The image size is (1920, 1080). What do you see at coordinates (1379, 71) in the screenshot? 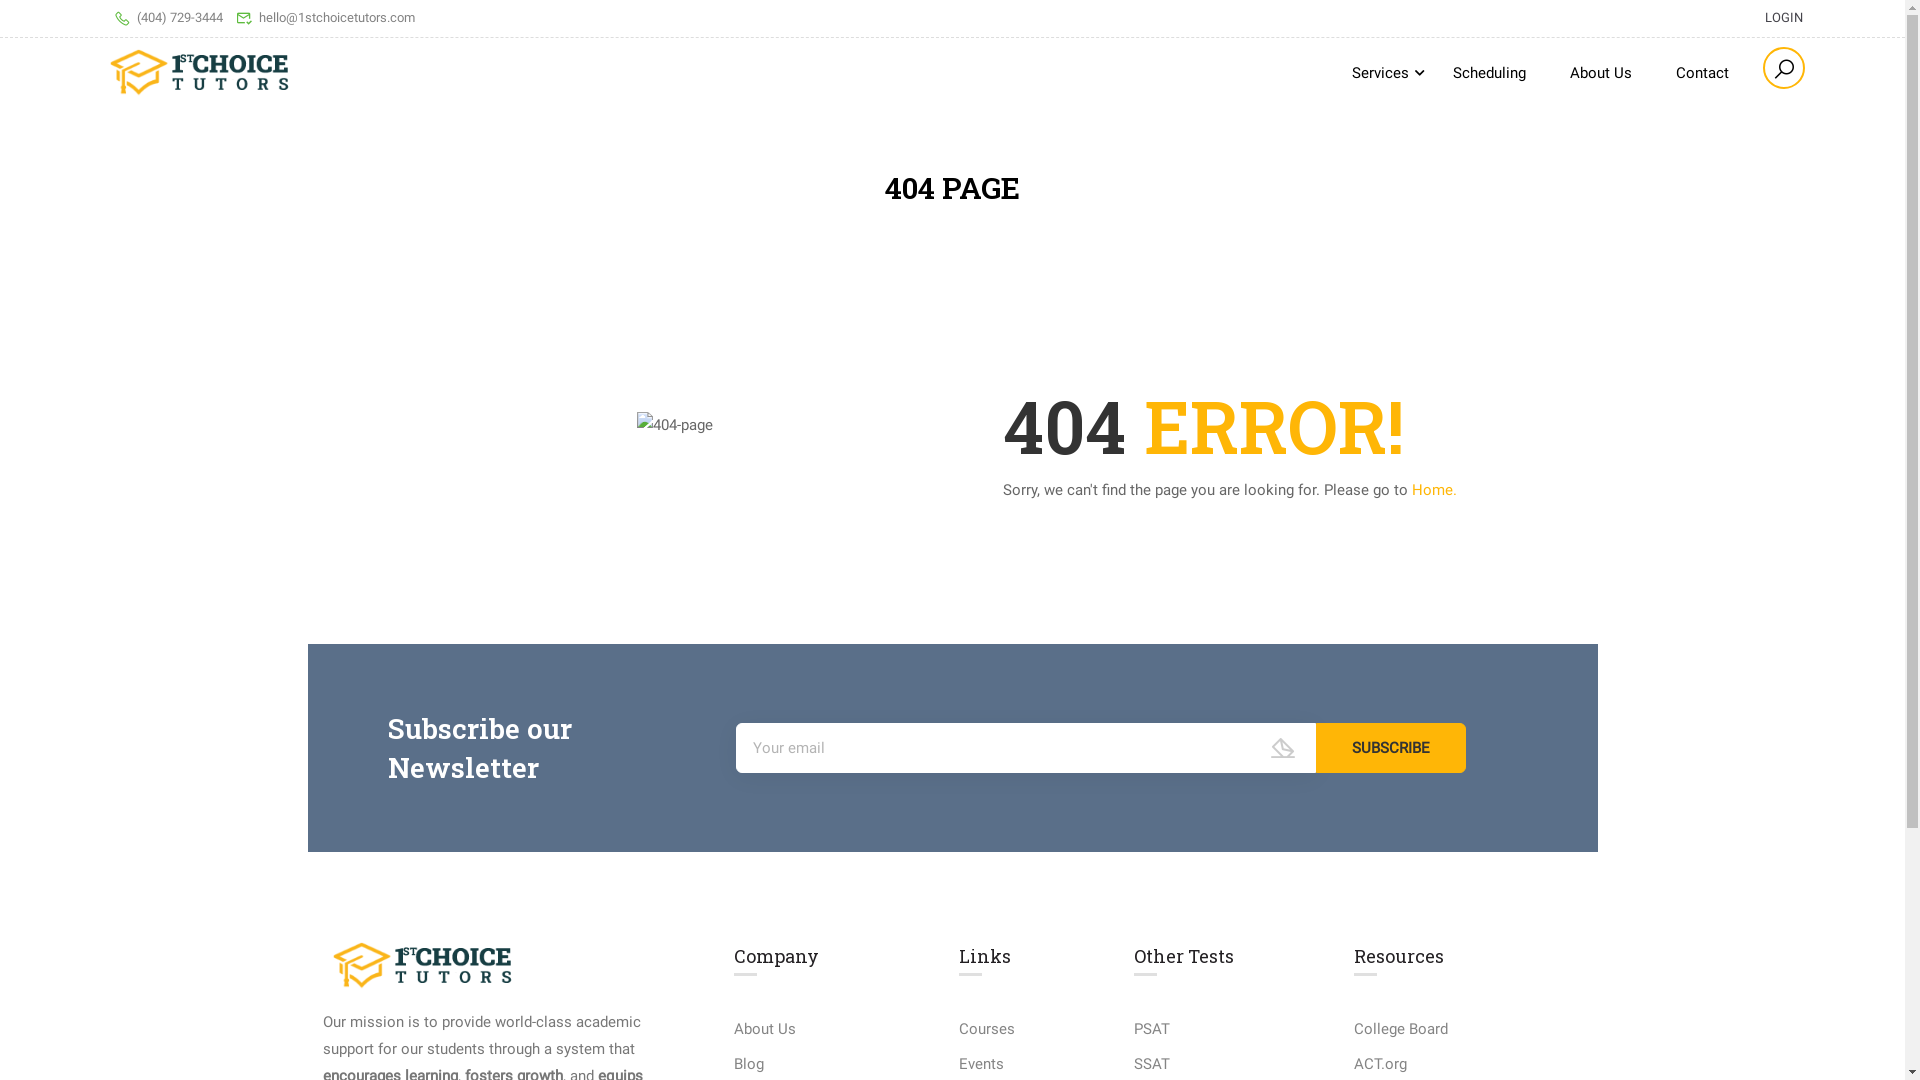
I see `'Services'` at bounding box center [1379, 71].